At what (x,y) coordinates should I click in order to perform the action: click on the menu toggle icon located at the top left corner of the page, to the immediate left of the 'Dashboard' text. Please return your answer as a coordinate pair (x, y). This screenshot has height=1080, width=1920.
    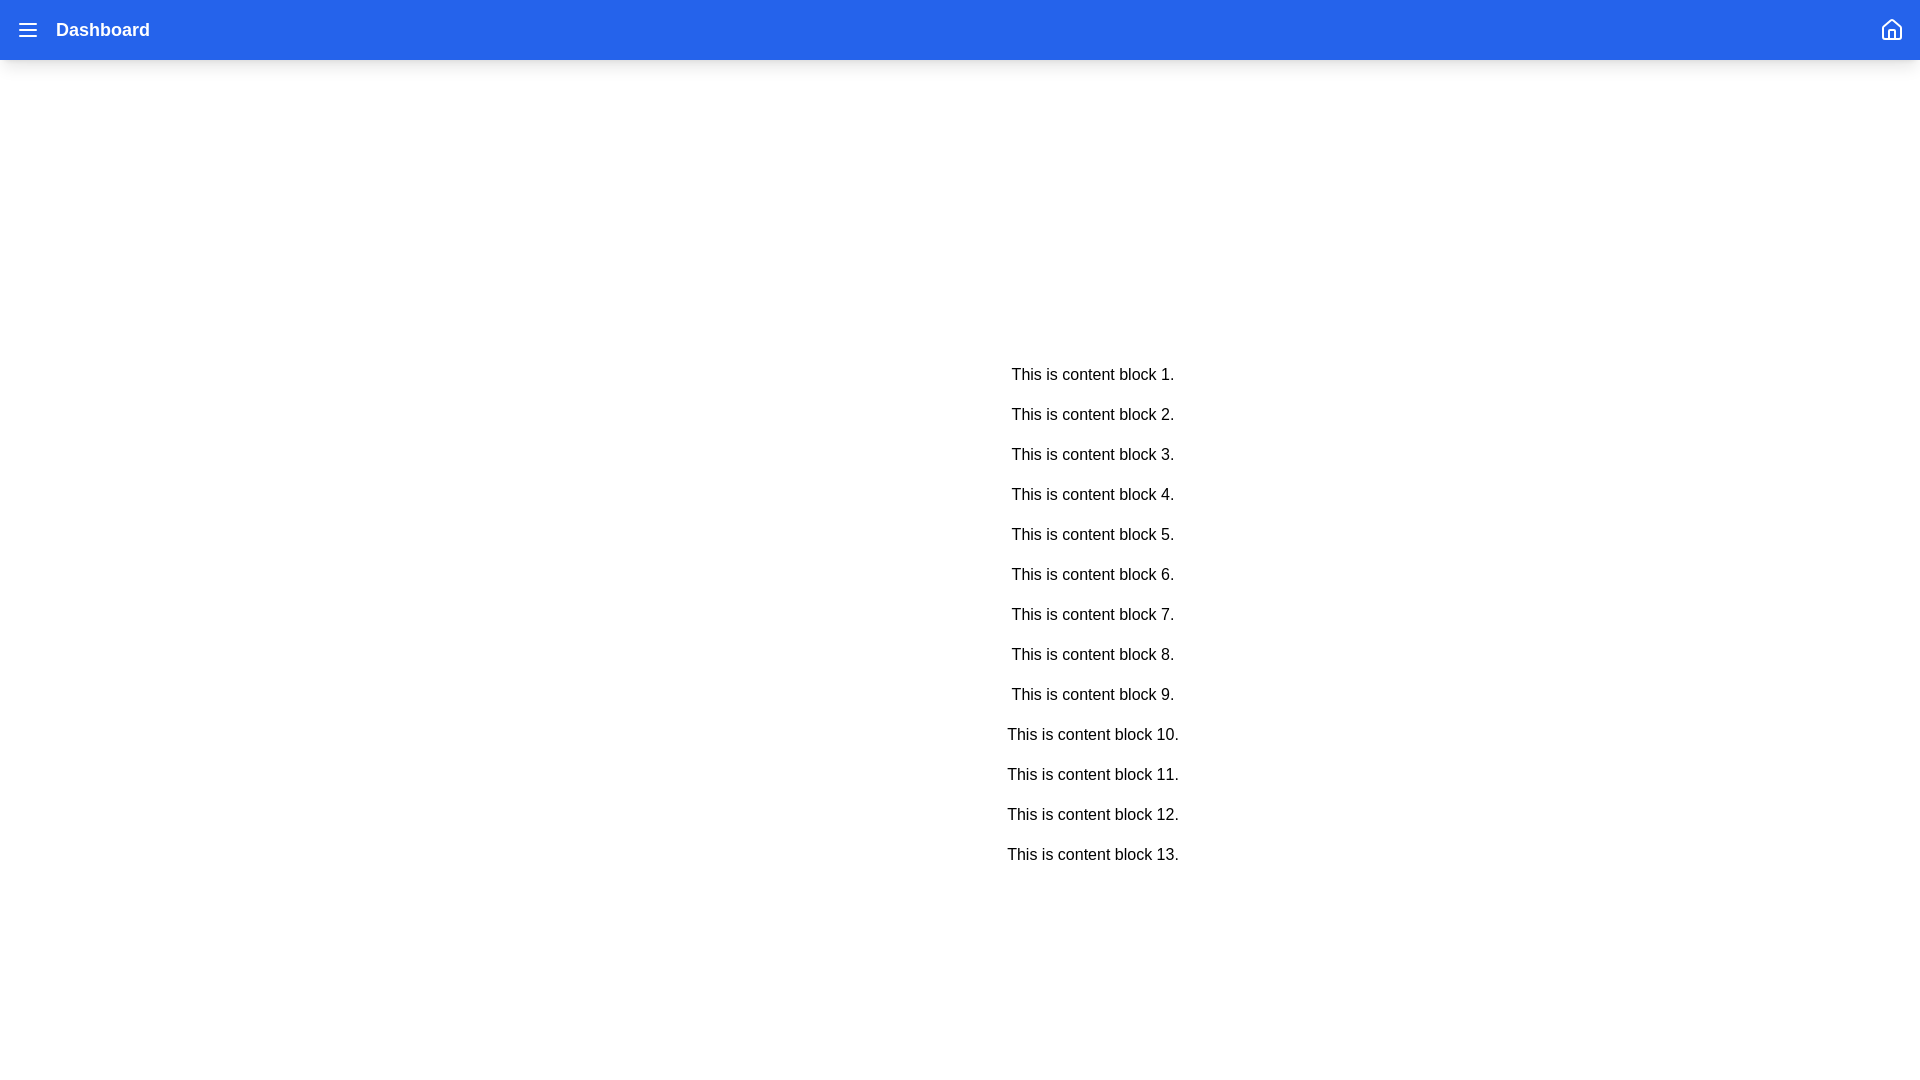
    Looking at the image, I should click on (28, 30).